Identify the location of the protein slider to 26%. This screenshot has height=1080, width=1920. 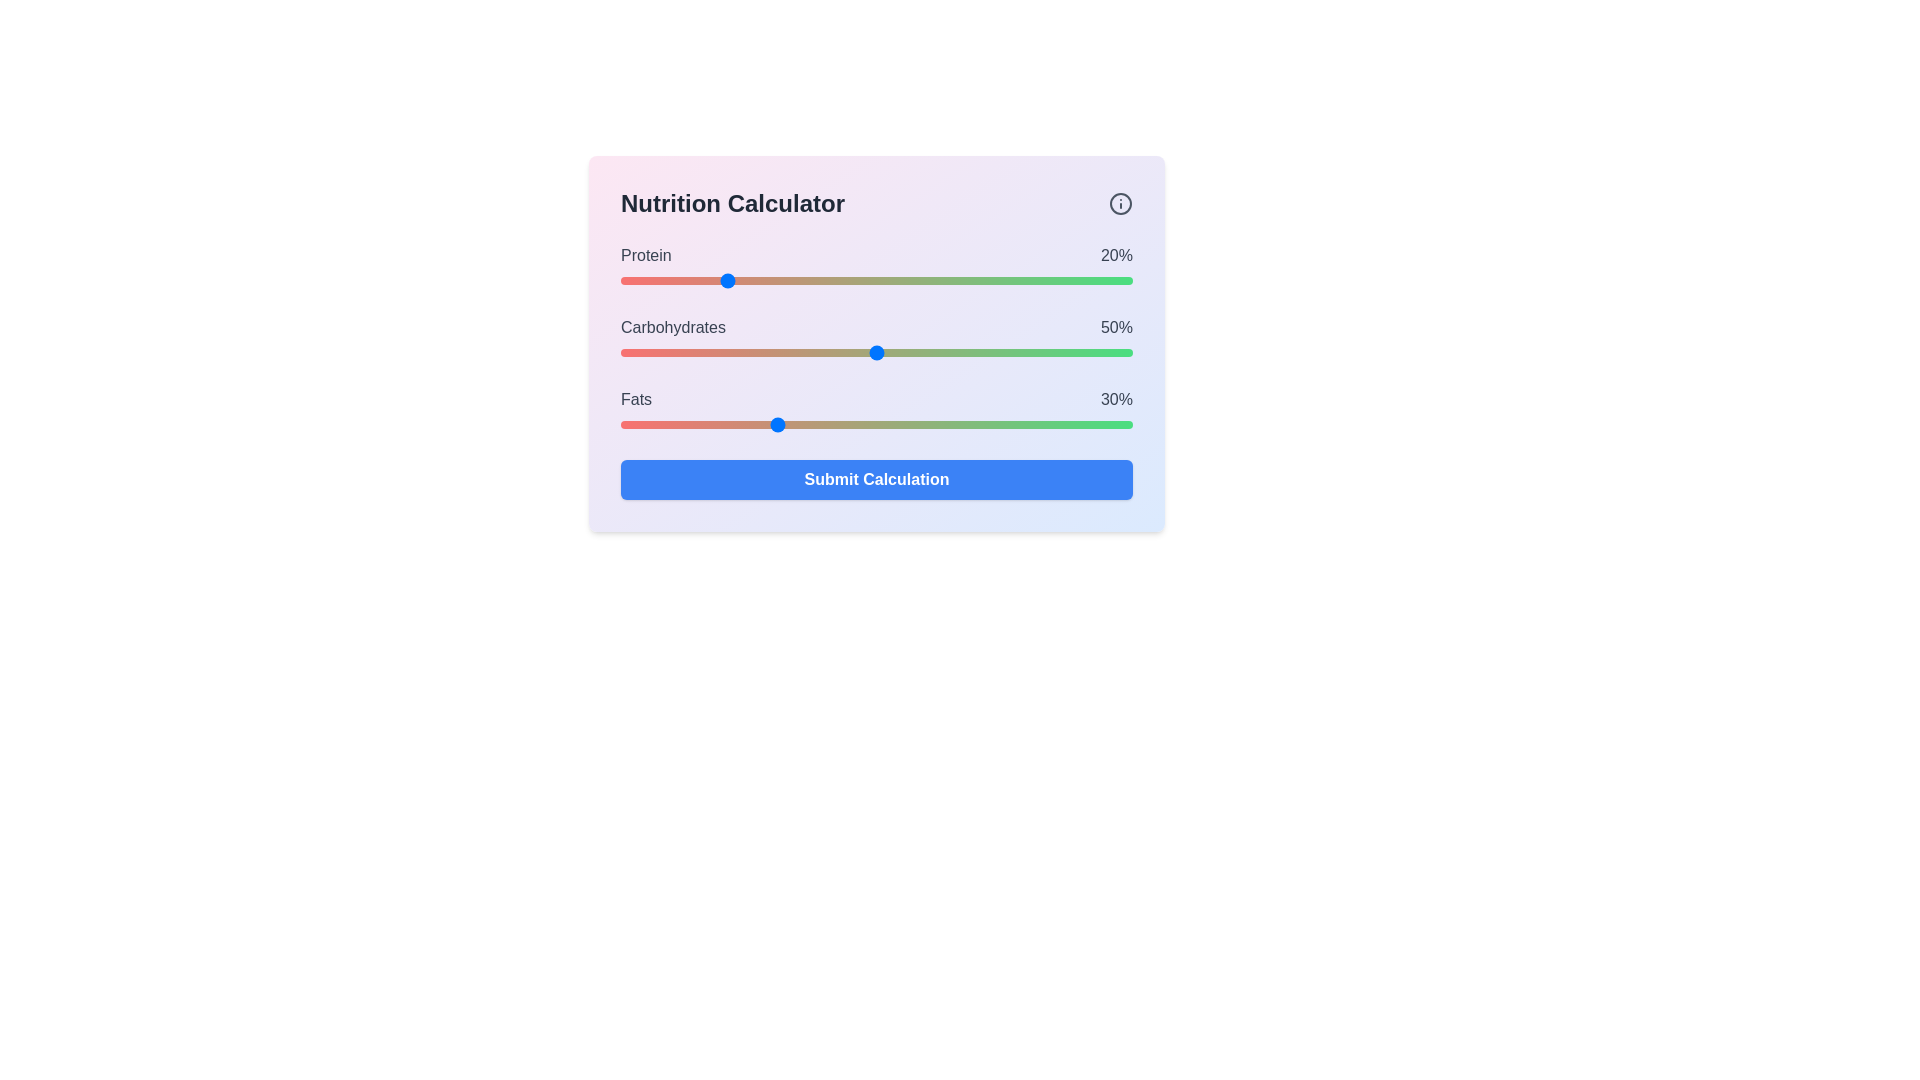
(753, 281).